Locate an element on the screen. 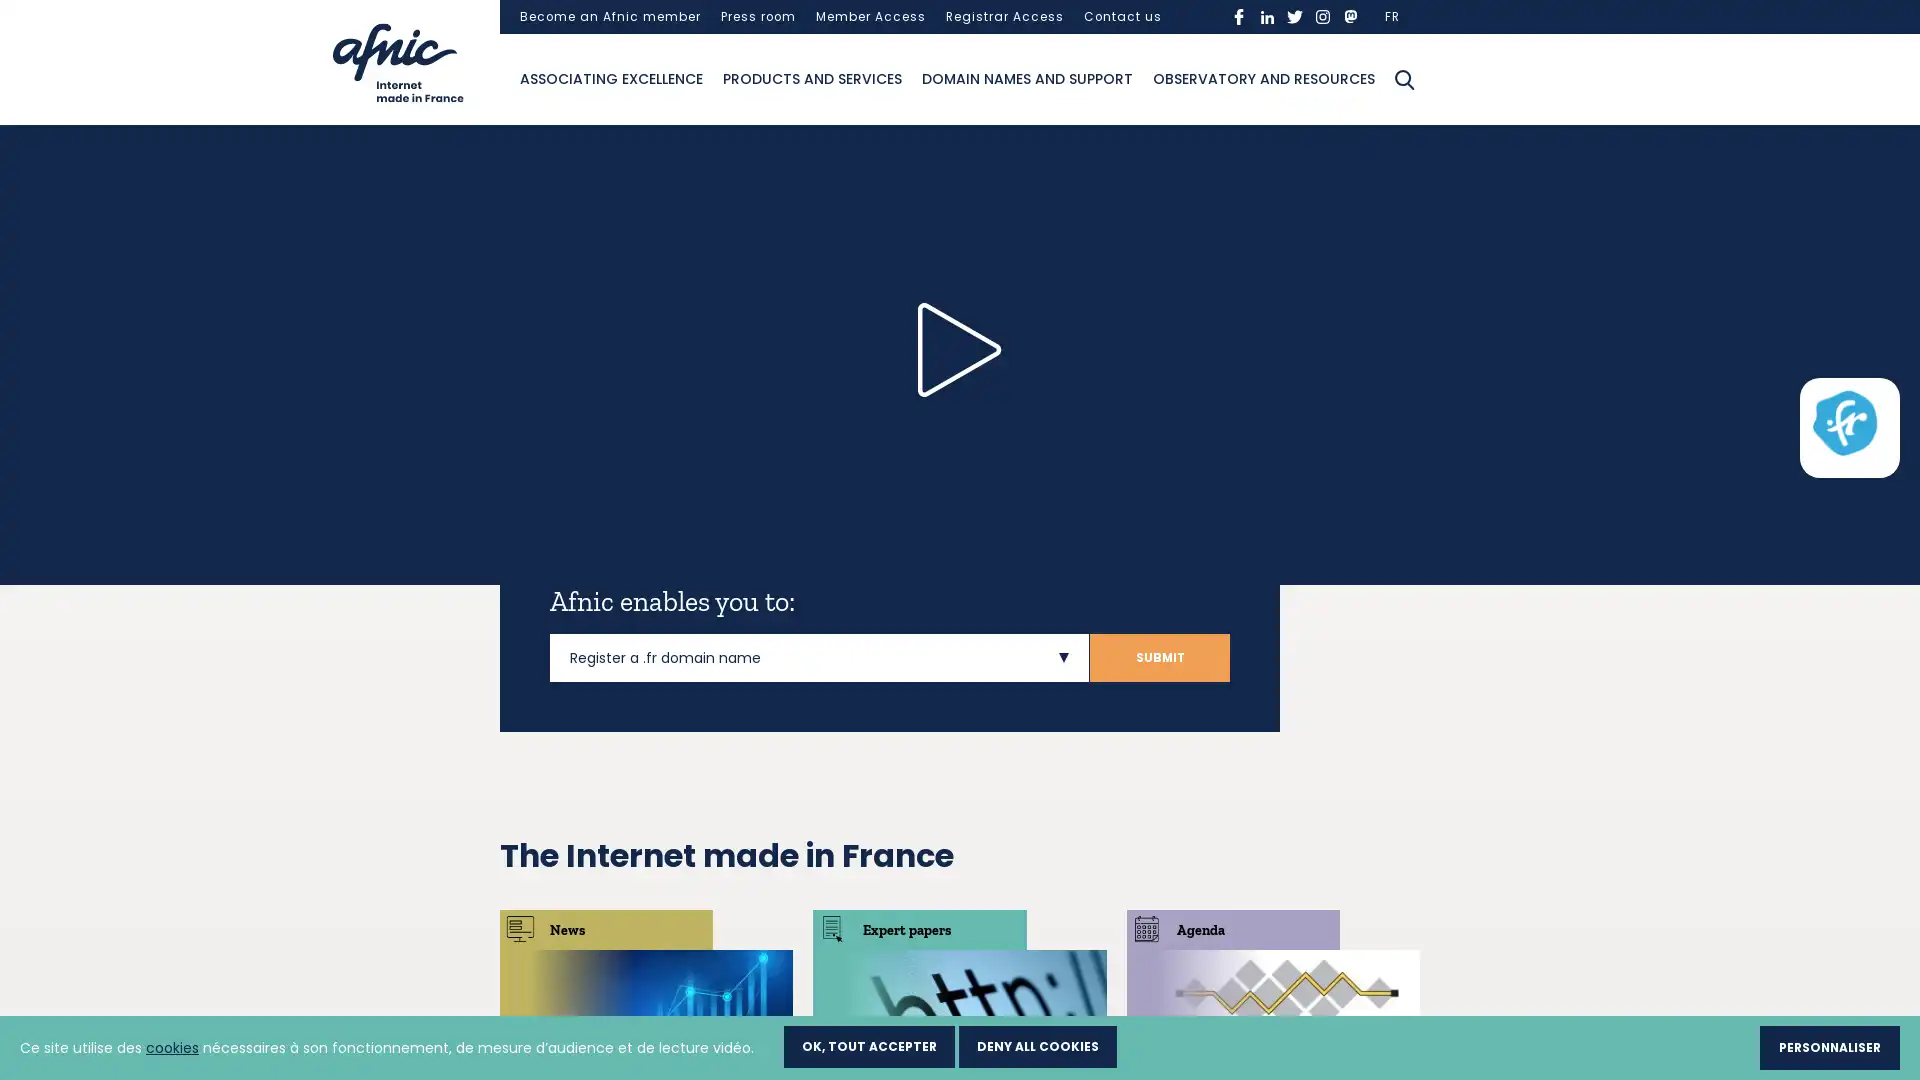 Image resolution: width=1920 pixels, height=1080 pixels. OK, TOUT ACCEPTER is located at coordinates (869, 1044).